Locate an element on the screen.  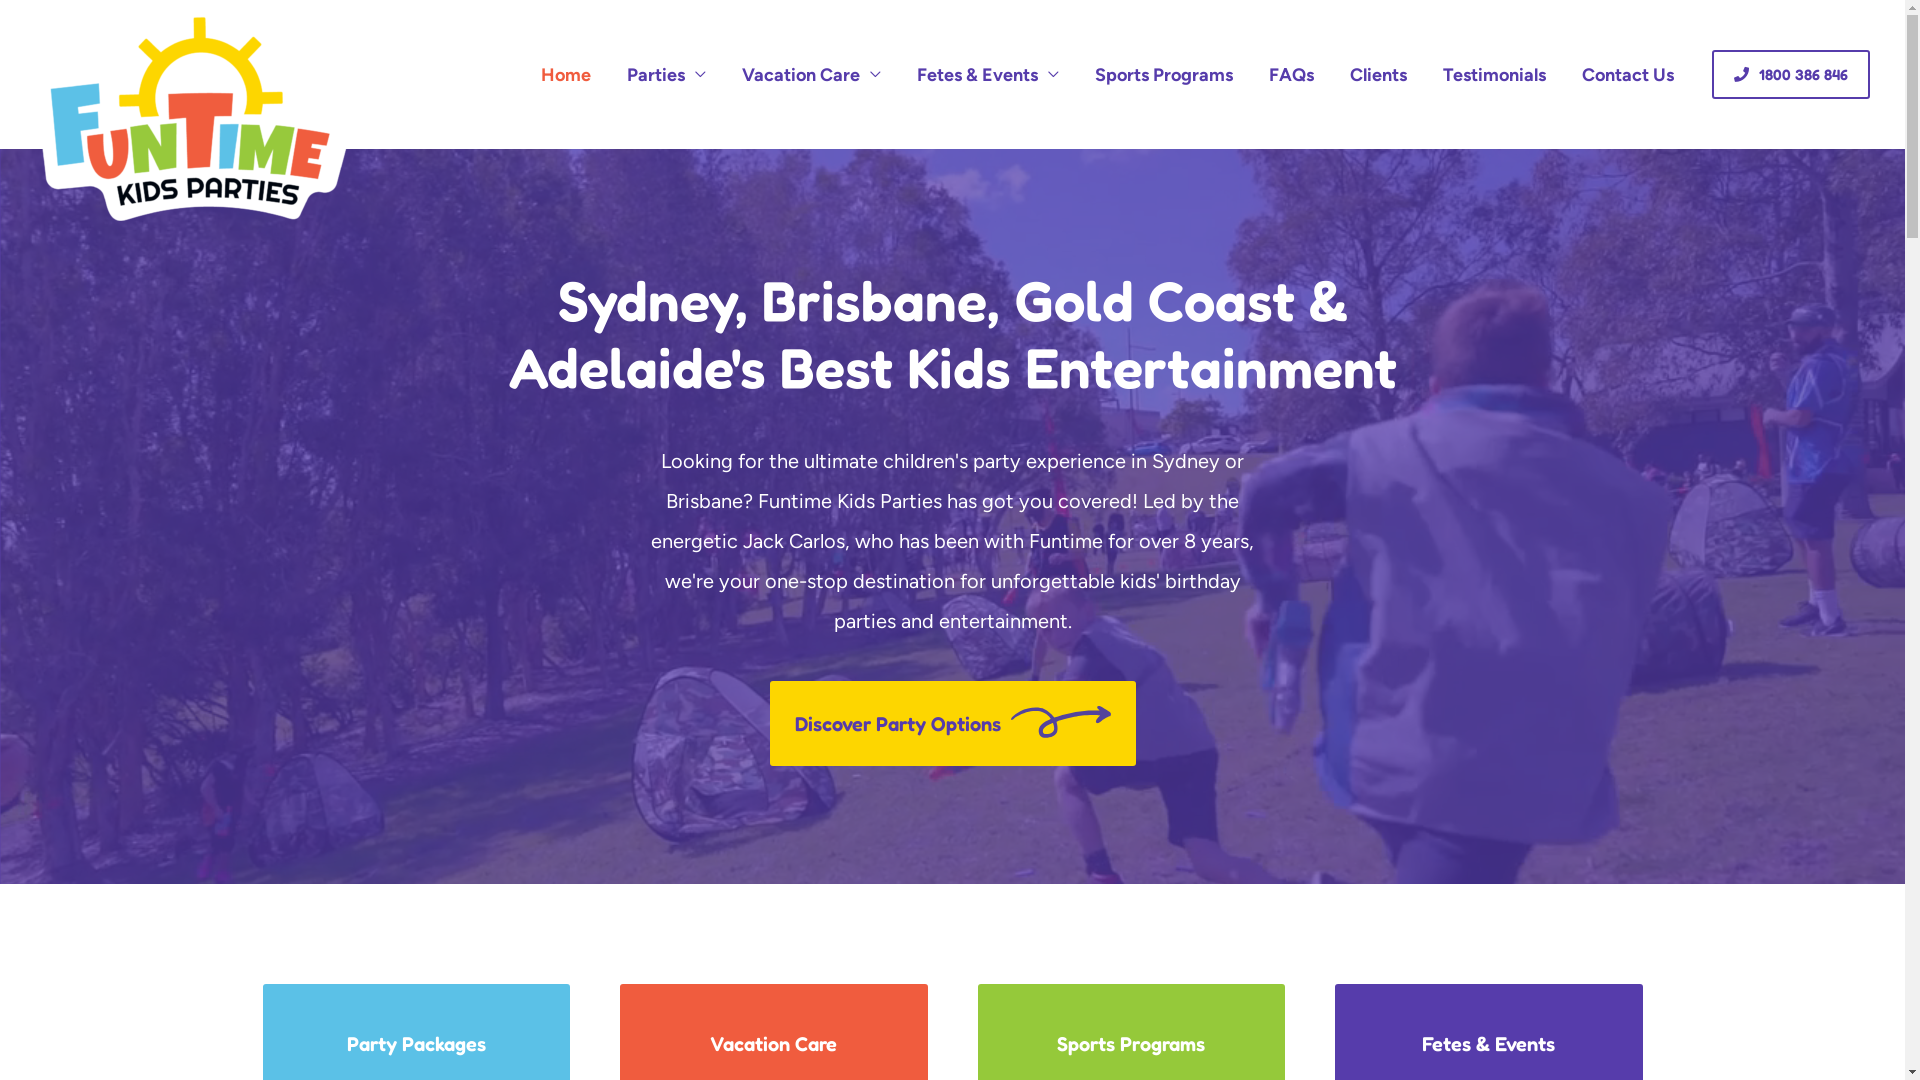
'Vacation Care' is located at coordinates (811, 73).